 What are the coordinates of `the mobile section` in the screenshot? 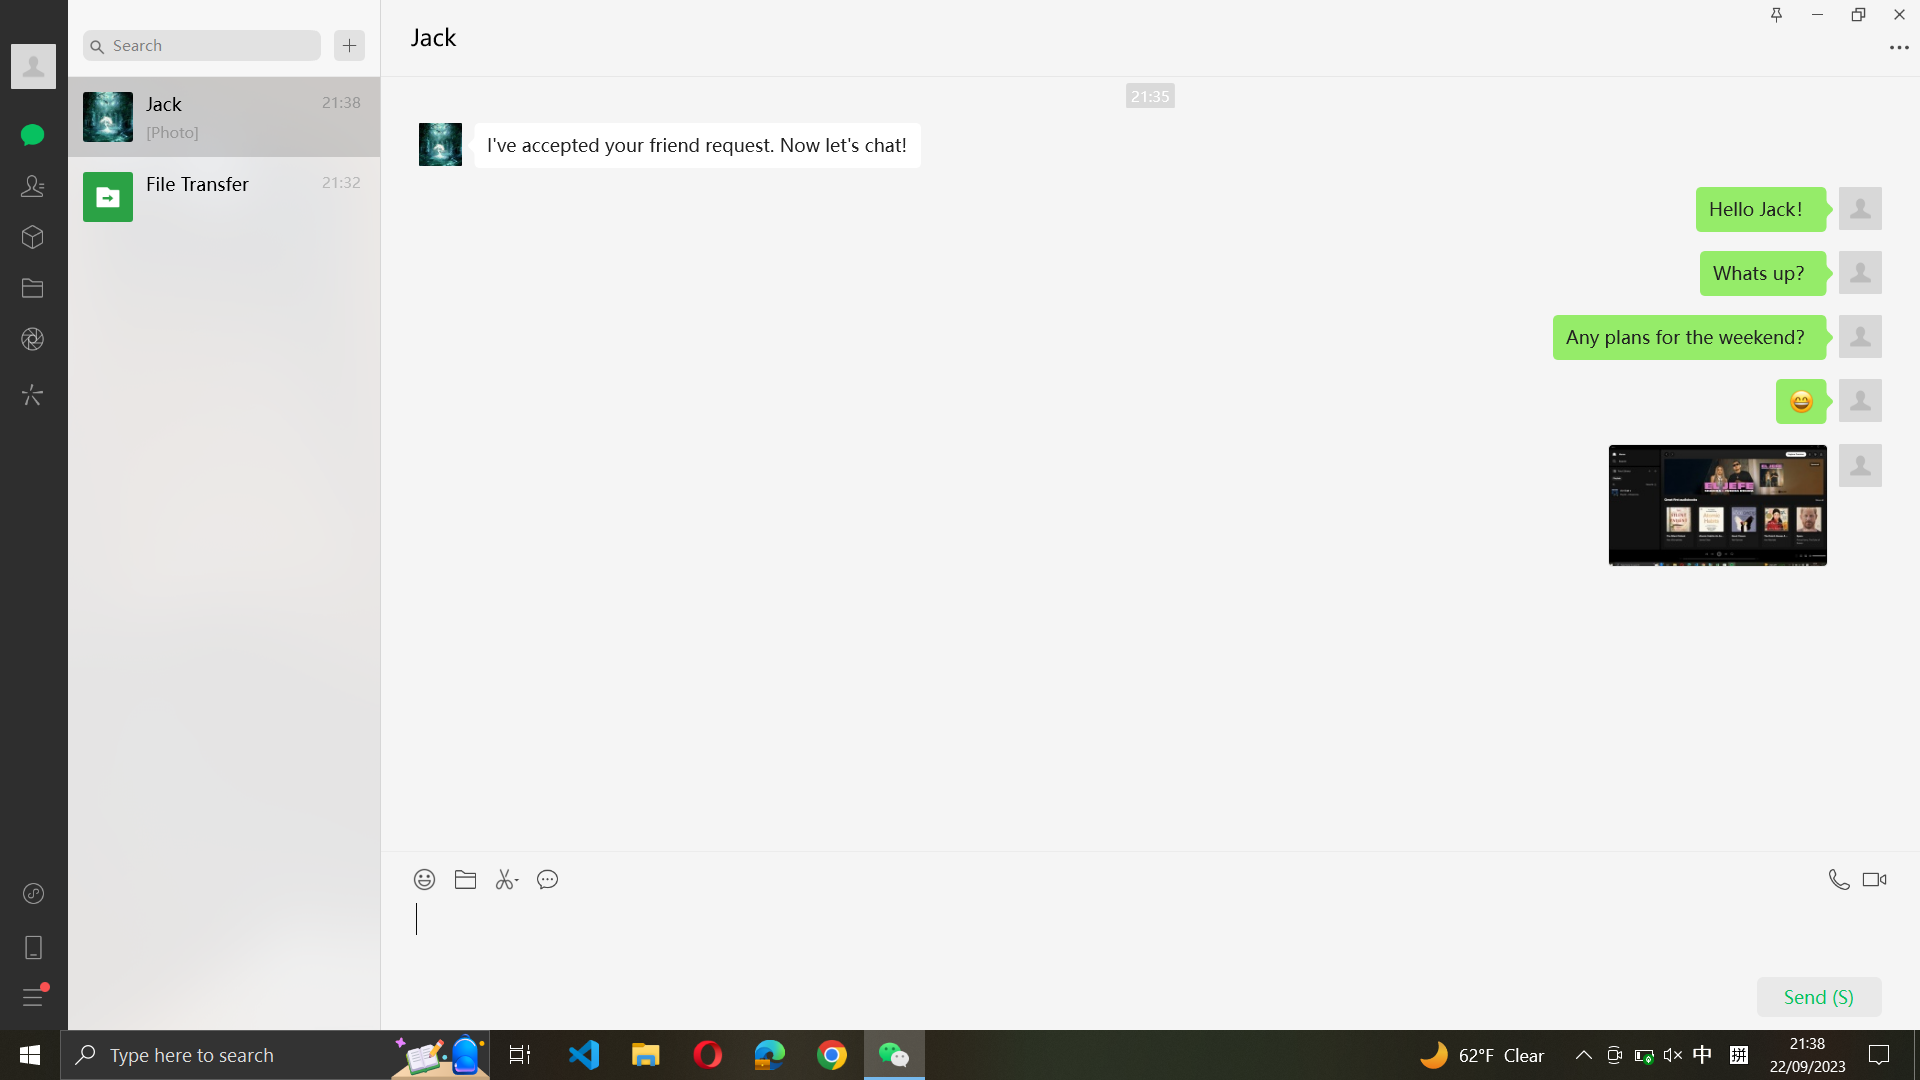 It's located at (33, 945).